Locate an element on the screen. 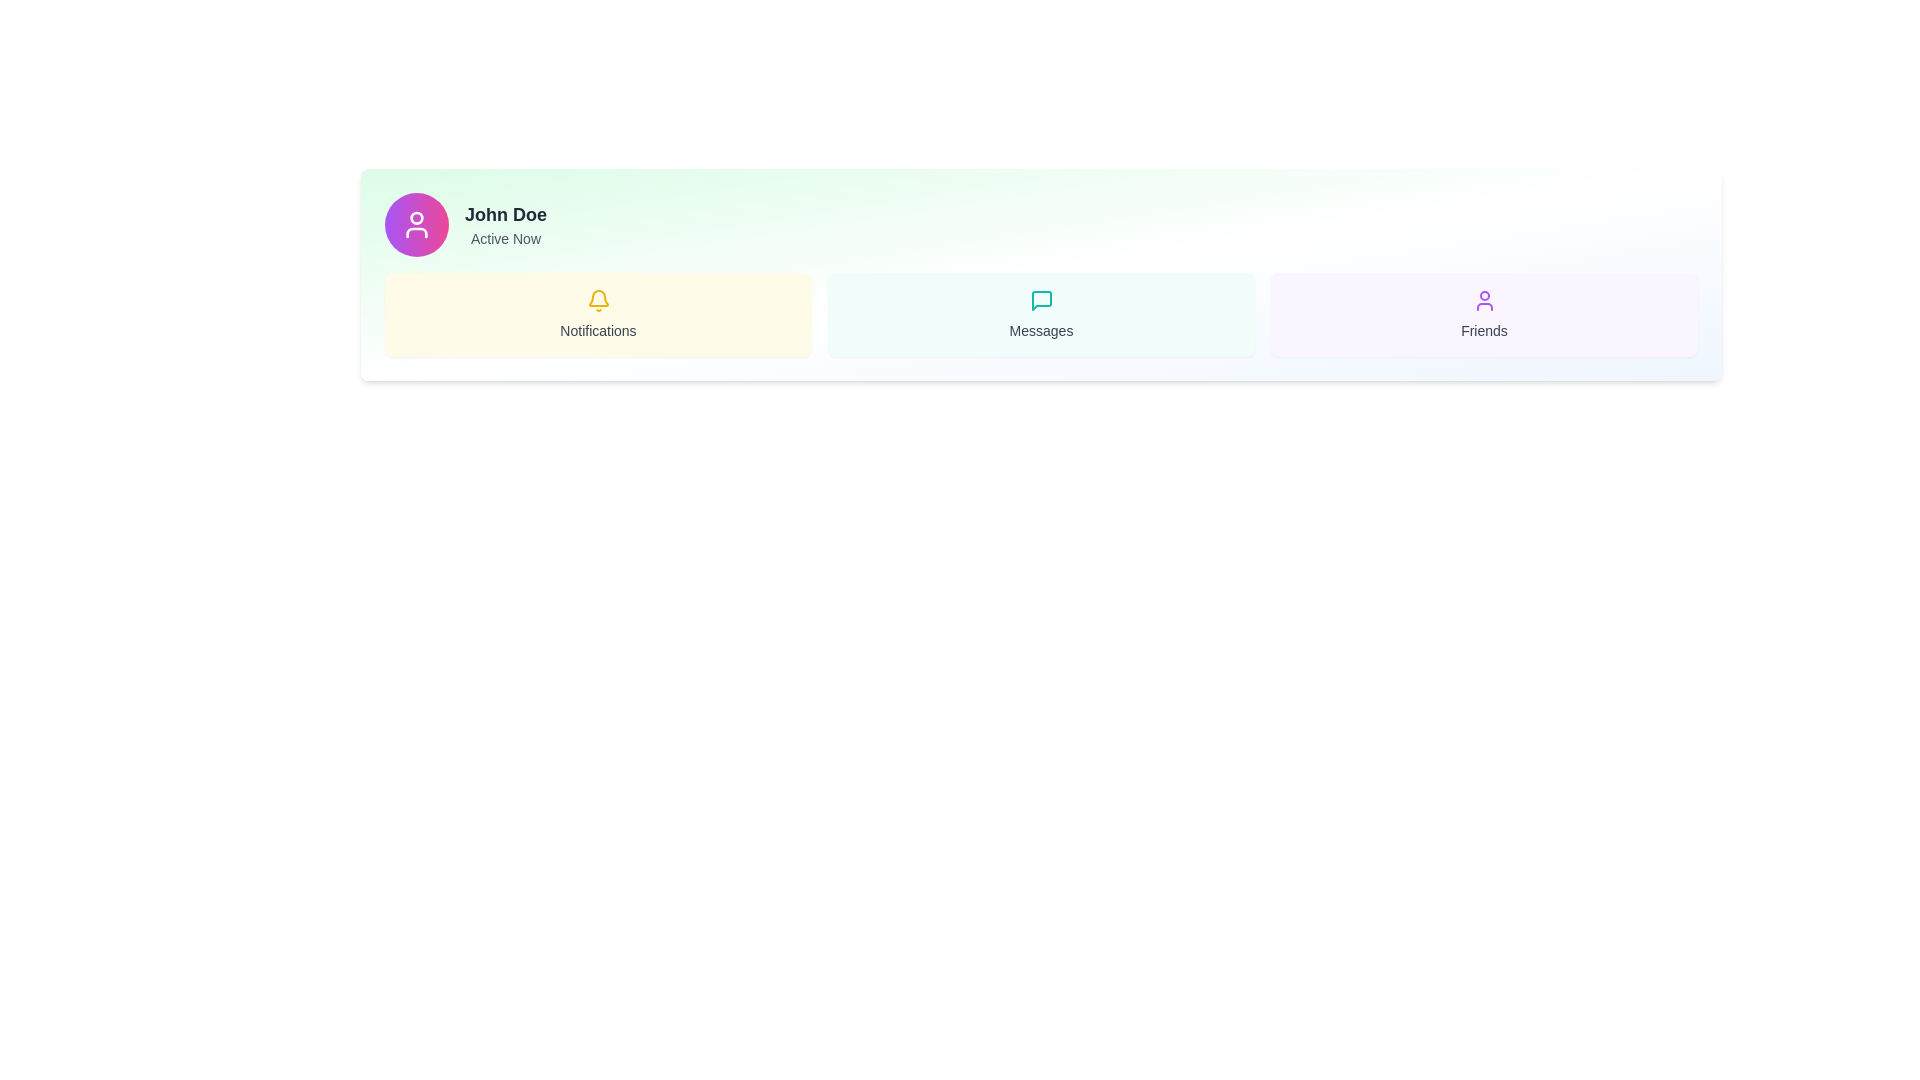  the bell icon located within the 'Notifications' section, which serves as a visual indicator for notifications is located at coordinates (597, 298).